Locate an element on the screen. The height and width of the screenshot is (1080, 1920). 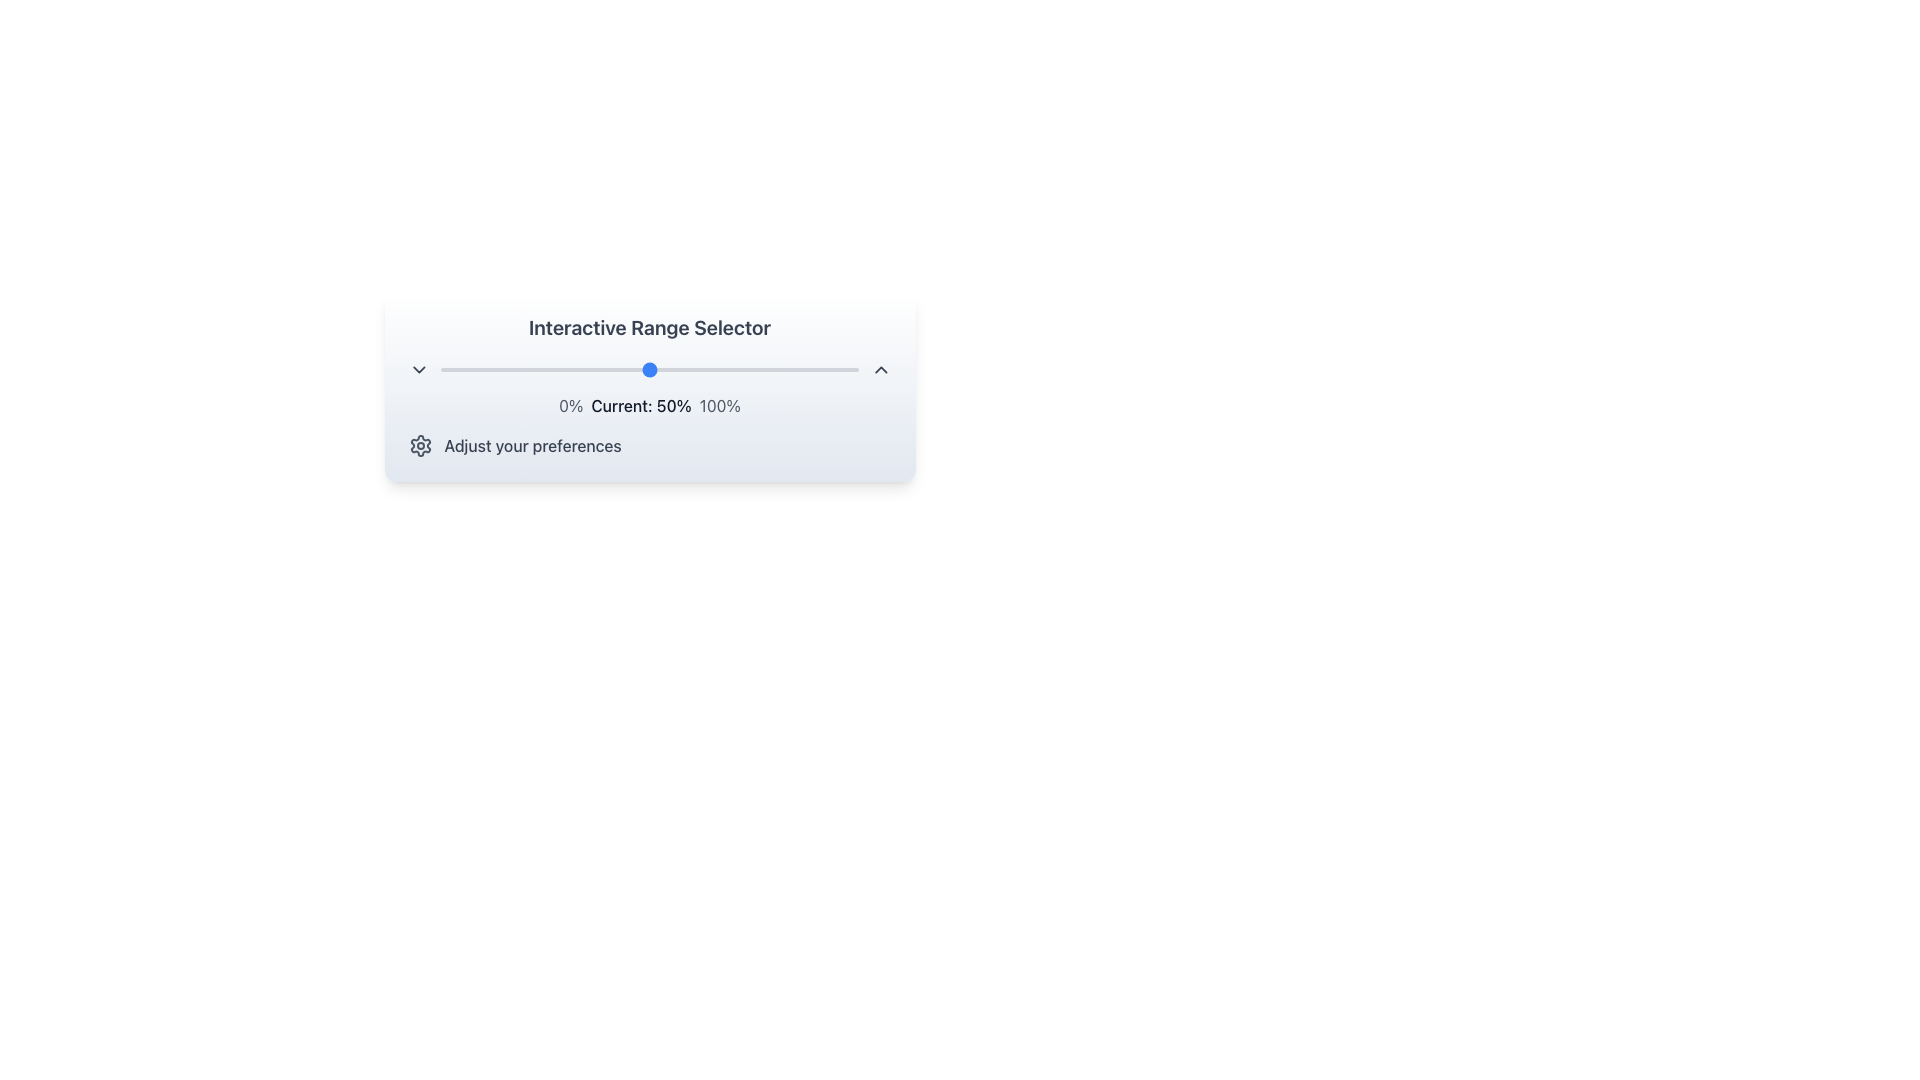
the slider value is located at coordinates (850, 370).